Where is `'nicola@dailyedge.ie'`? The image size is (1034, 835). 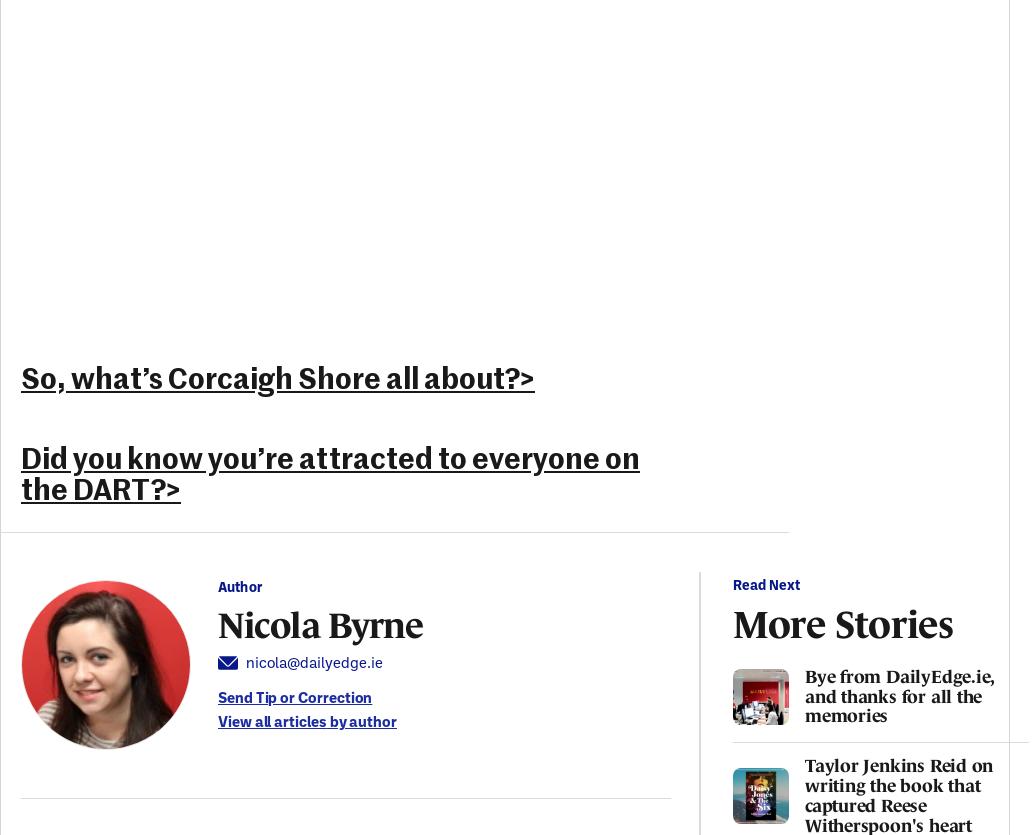
'nicola@dailyedge.ie' is located at coordinates (313, 661).